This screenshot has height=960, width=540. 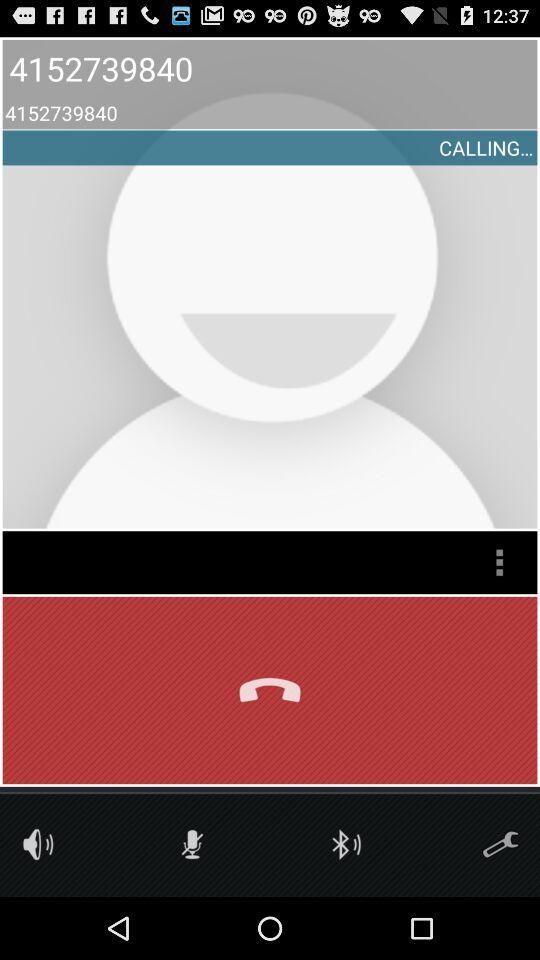 What do you see at coordinates (38, 843) in the screenshot?
I see `volume toggle button` at bounding box center [38, 843].